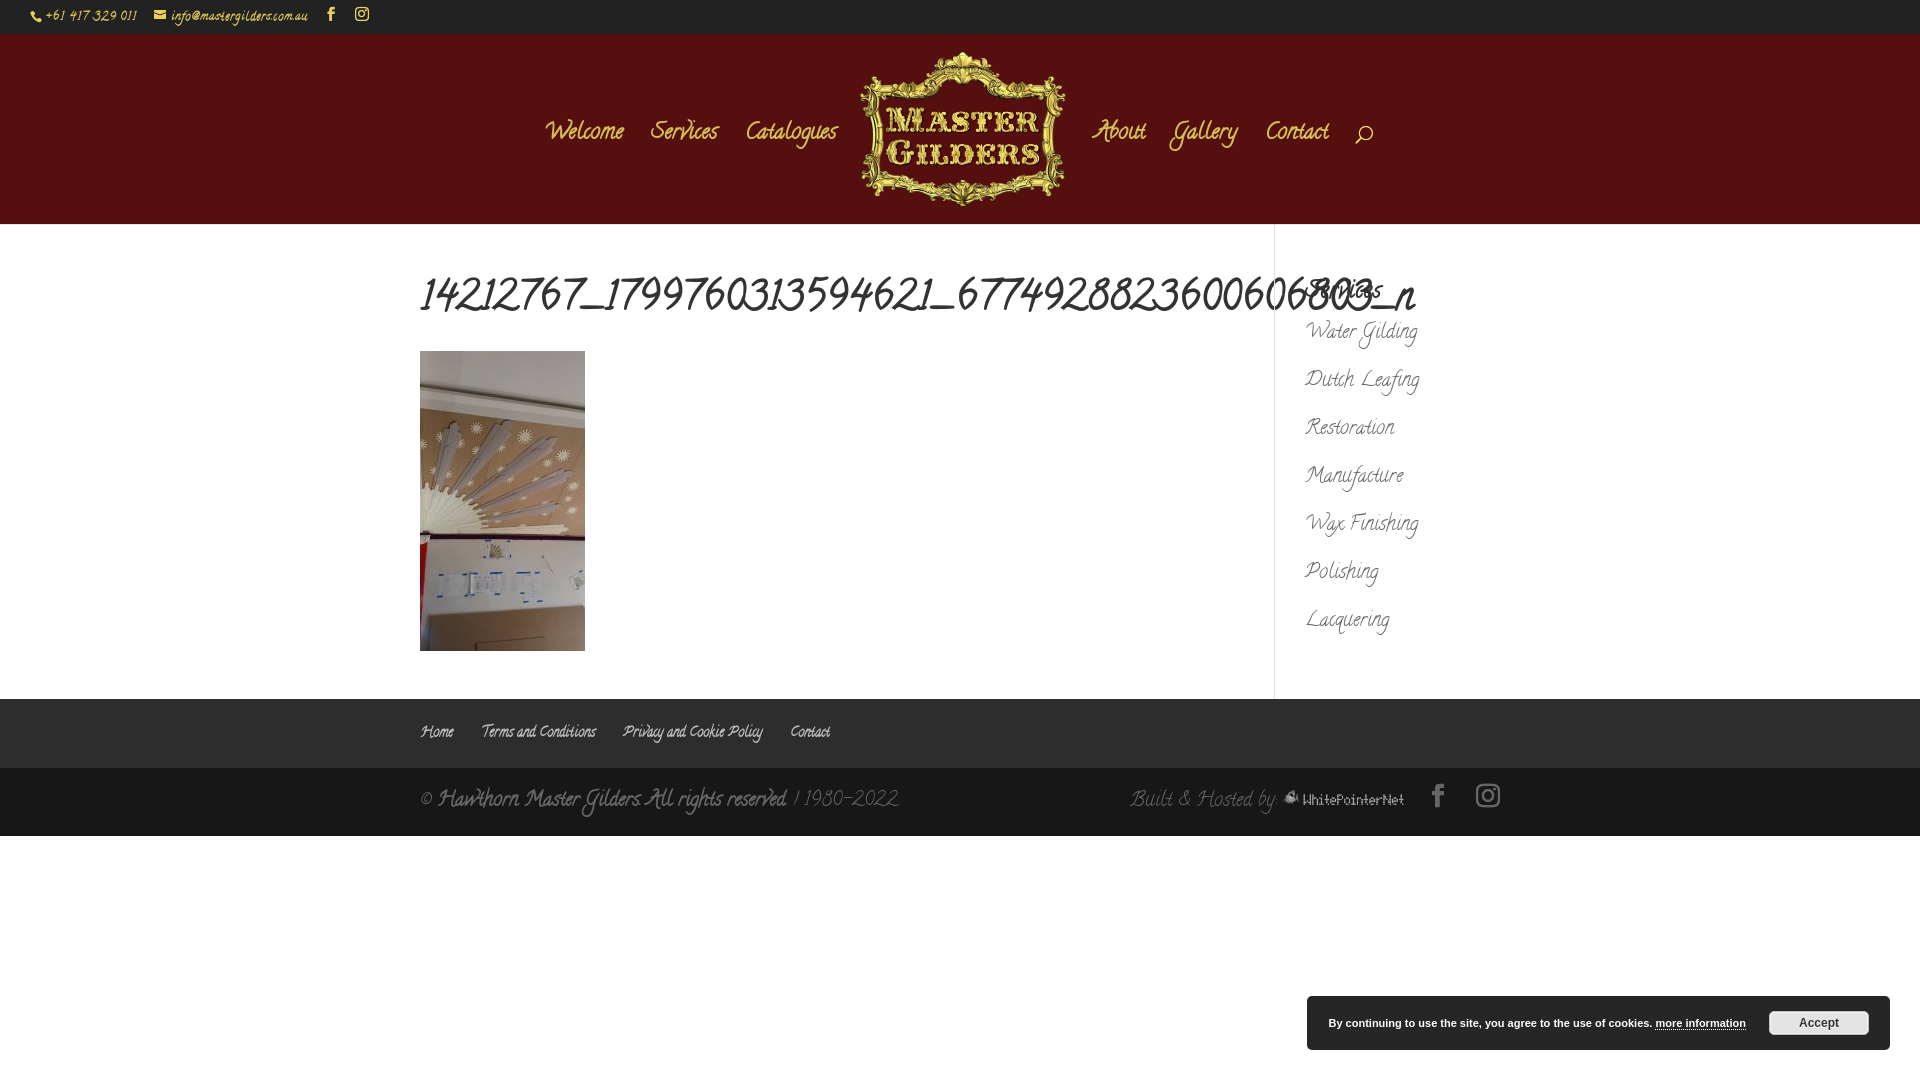 The width and height of the screenshot is (1920, 1080). Describe the element at coordinates (1264, 174) in the screenshot. I see `'Contact'` at that location.